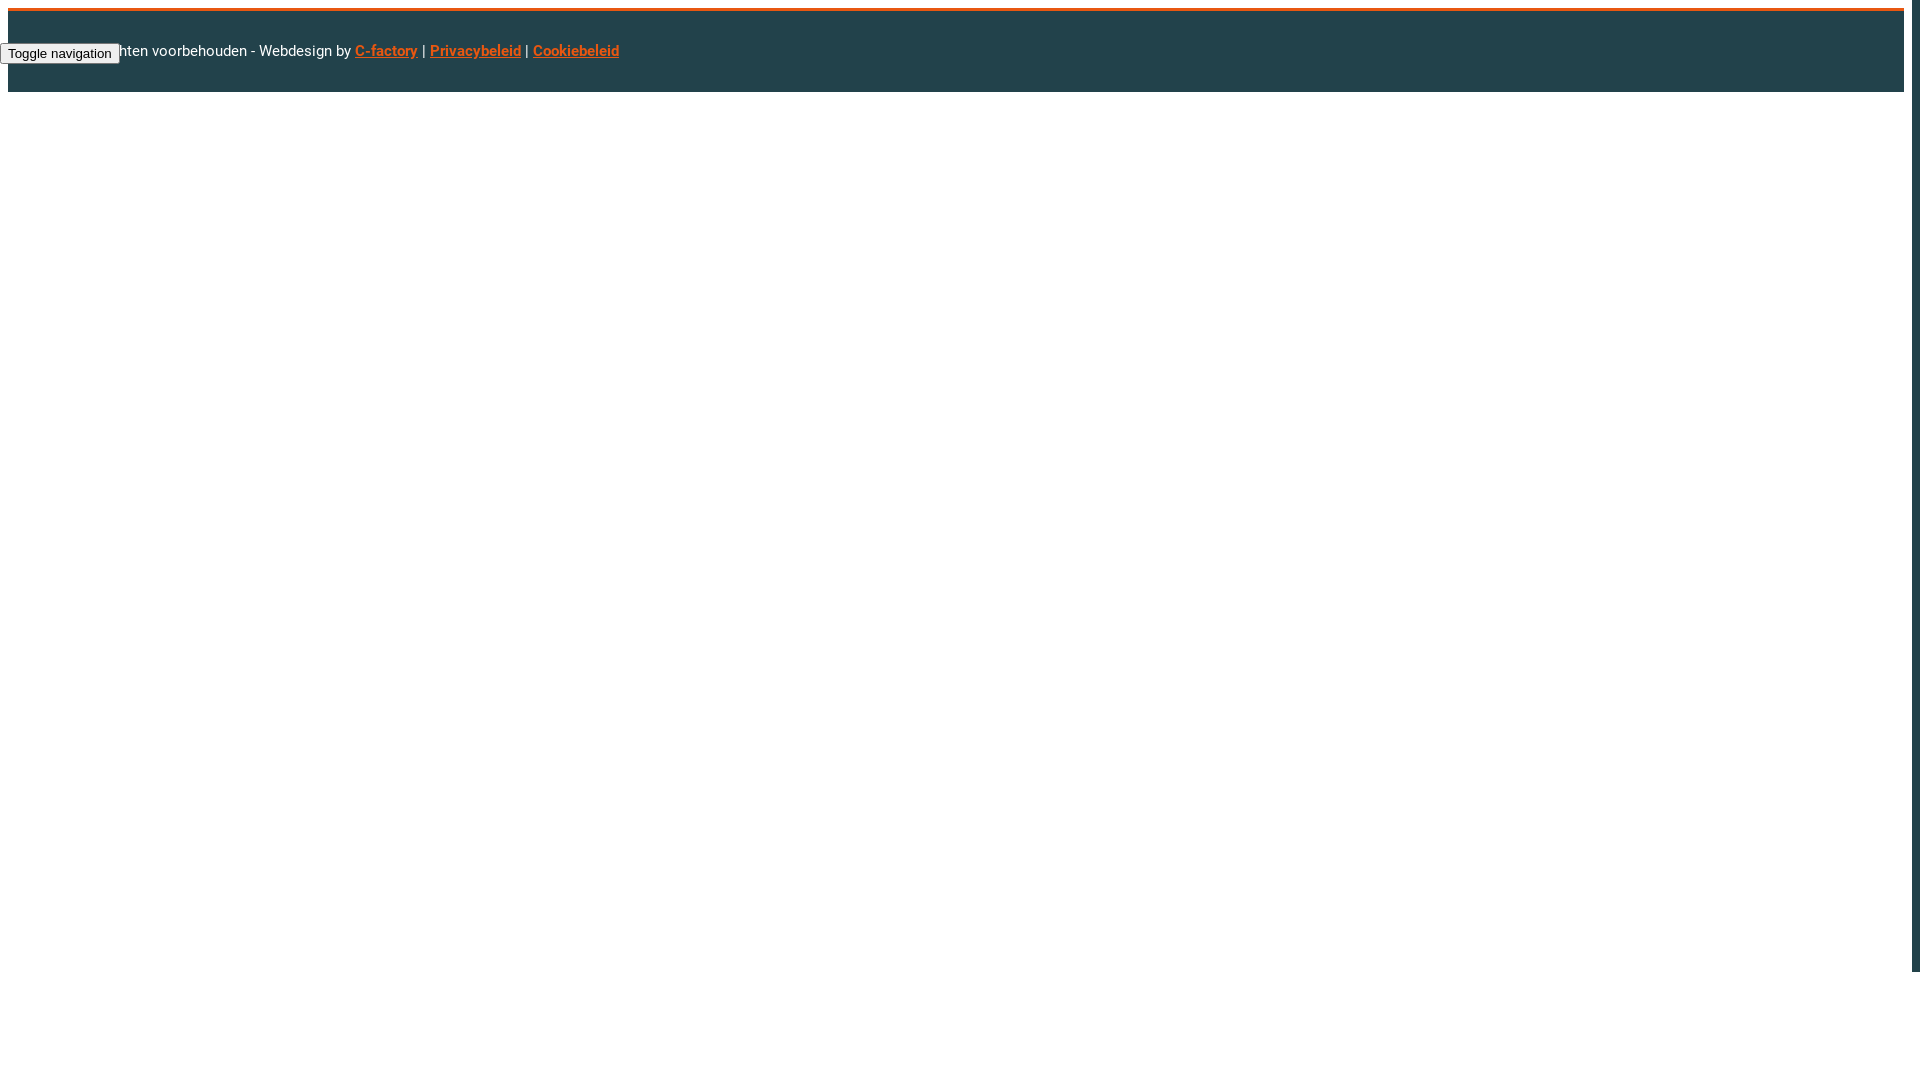 Image resolution: width=1920 pixels, height=1080 pixels. What do you see at coordinates (18, 100) in the screenshot?
I see `'HOME'` at bounding box center [18, 100].